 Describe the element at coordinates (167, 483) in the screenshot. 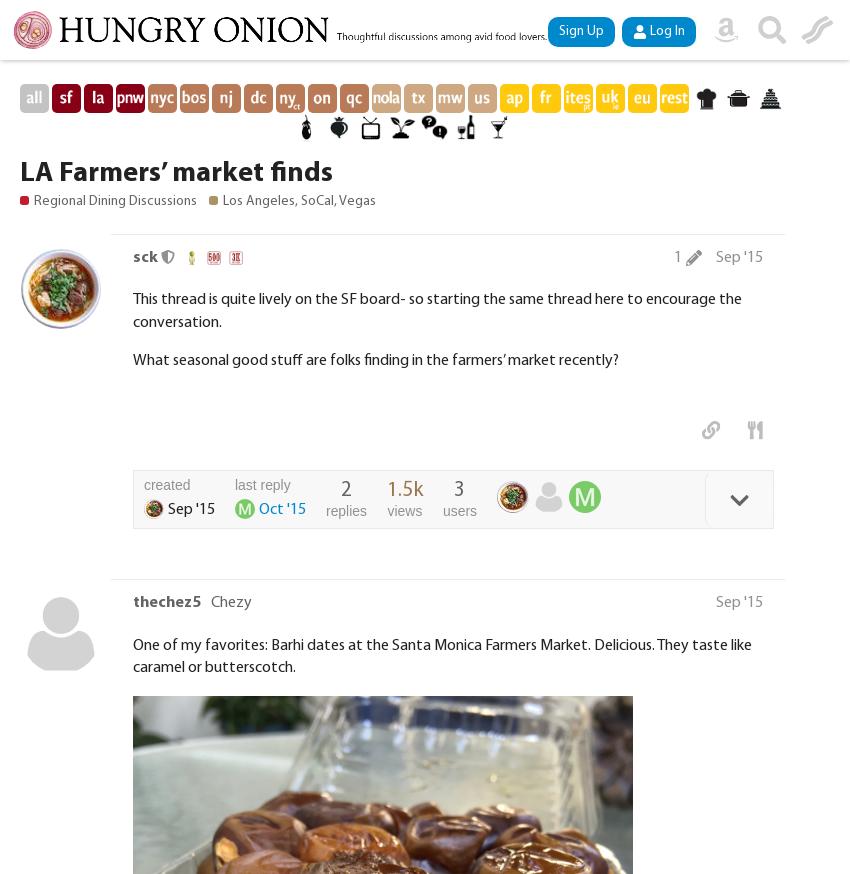

I see `'created'` at that location.